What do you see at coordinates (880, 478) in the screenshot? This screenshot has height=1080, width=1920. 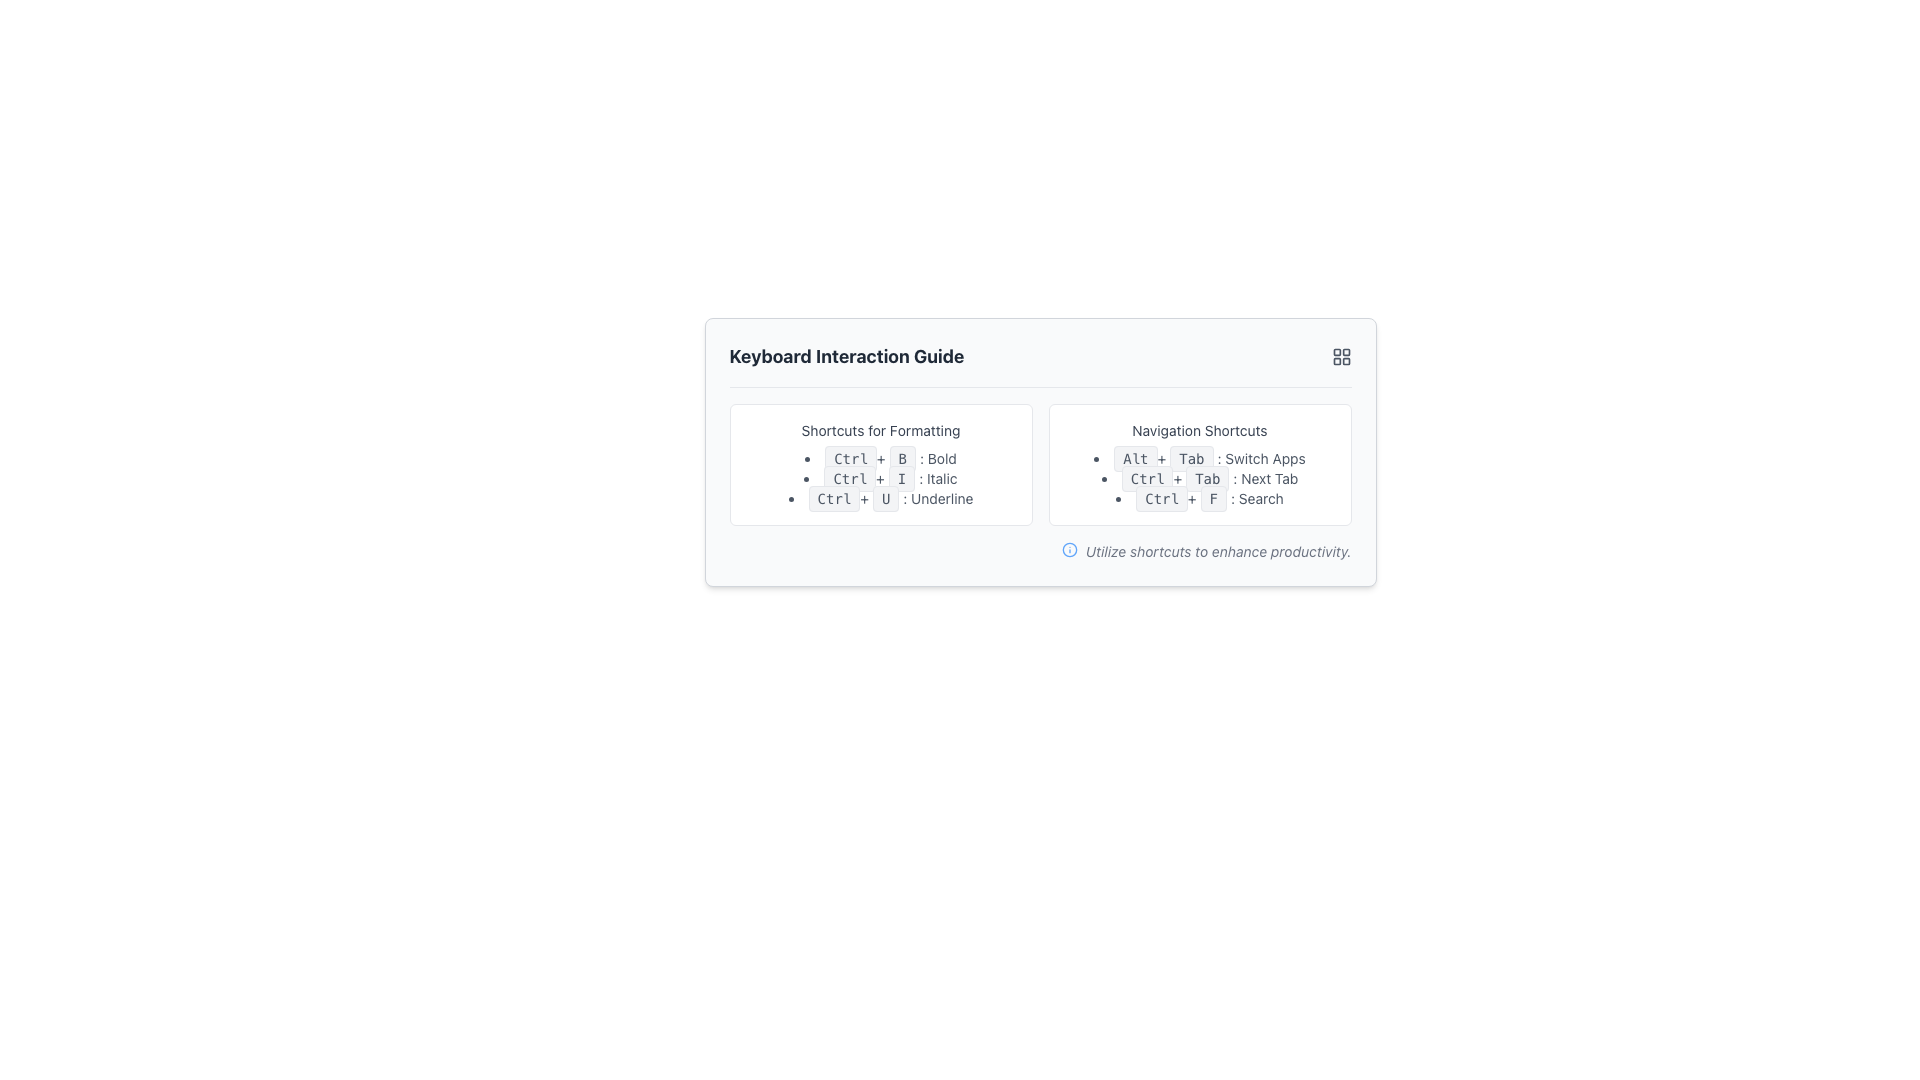 I see `the Text List element that displays keyboard shortcuts for formatting, which is the second component in the 'Shortcuts for Formatting' section` at bounding box center [880, 478].